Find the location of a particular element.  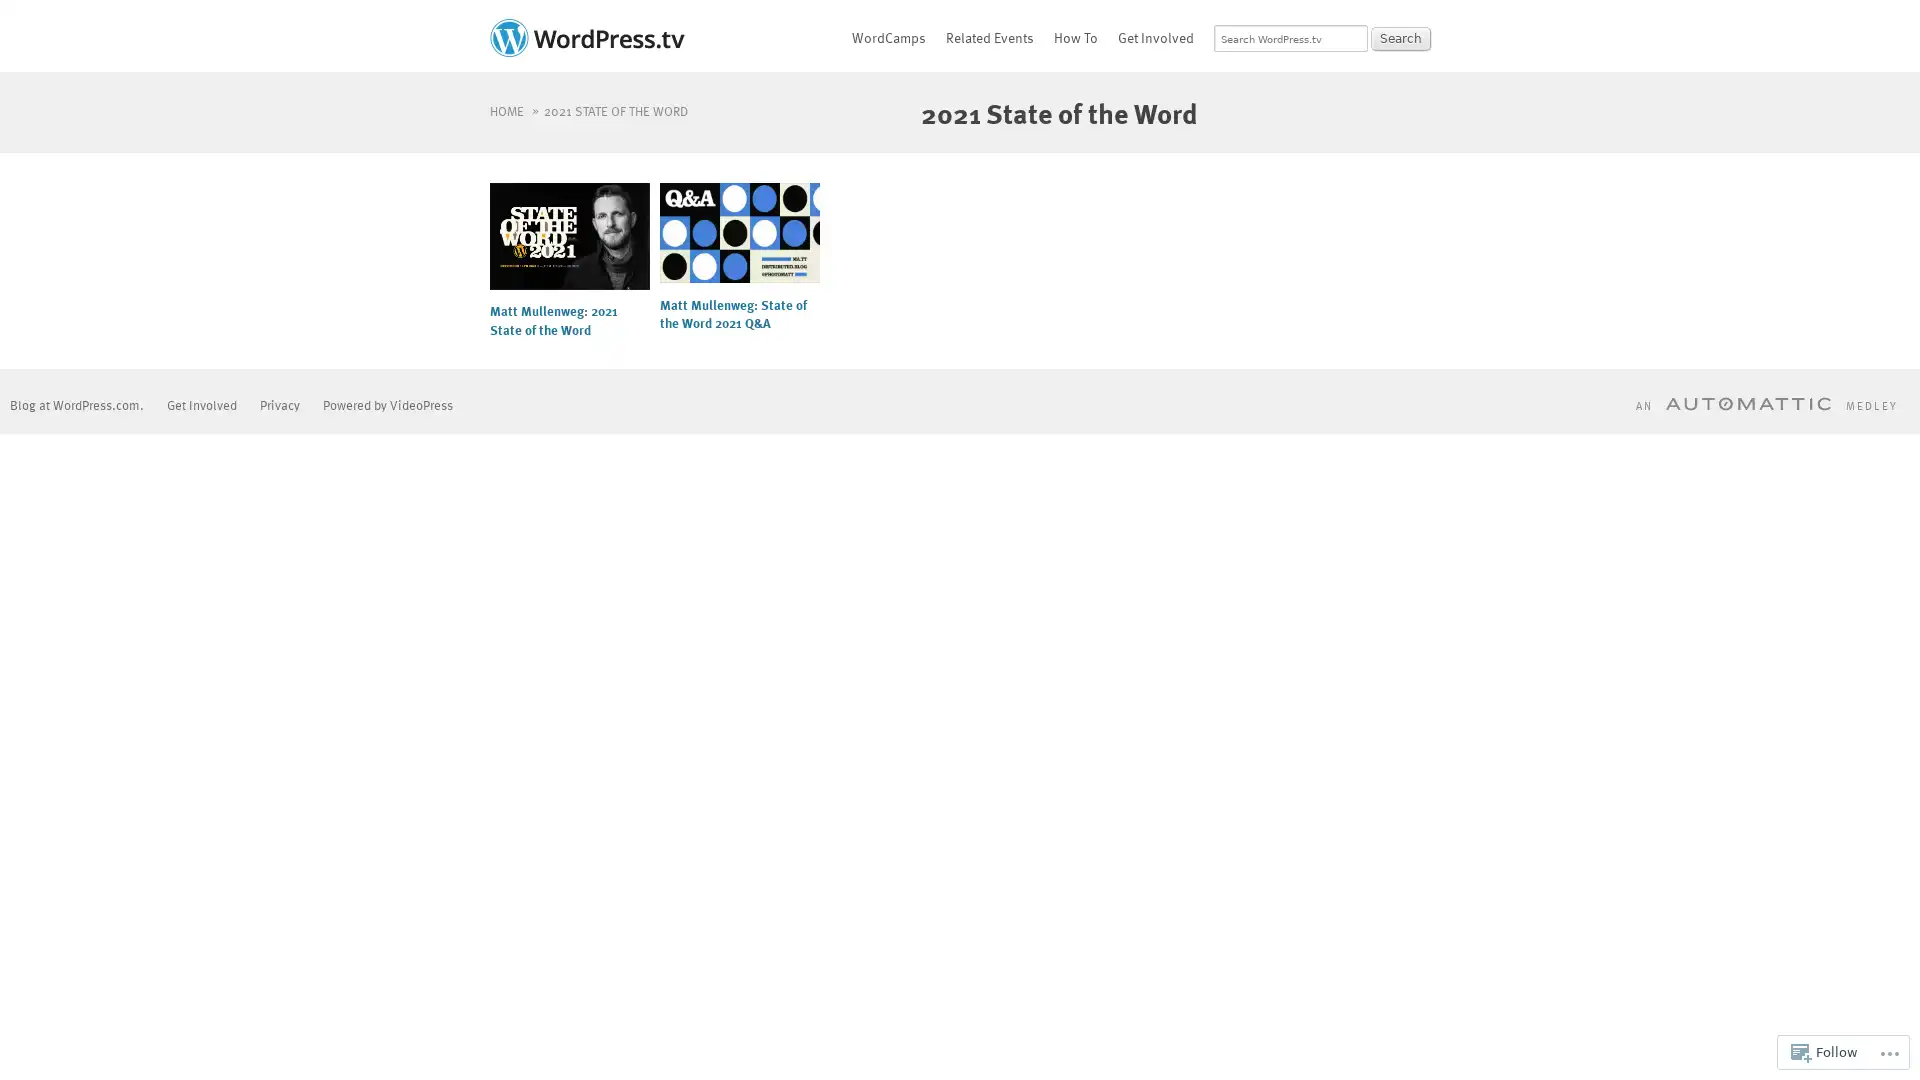

Search is located at coordinates (1400, 38).